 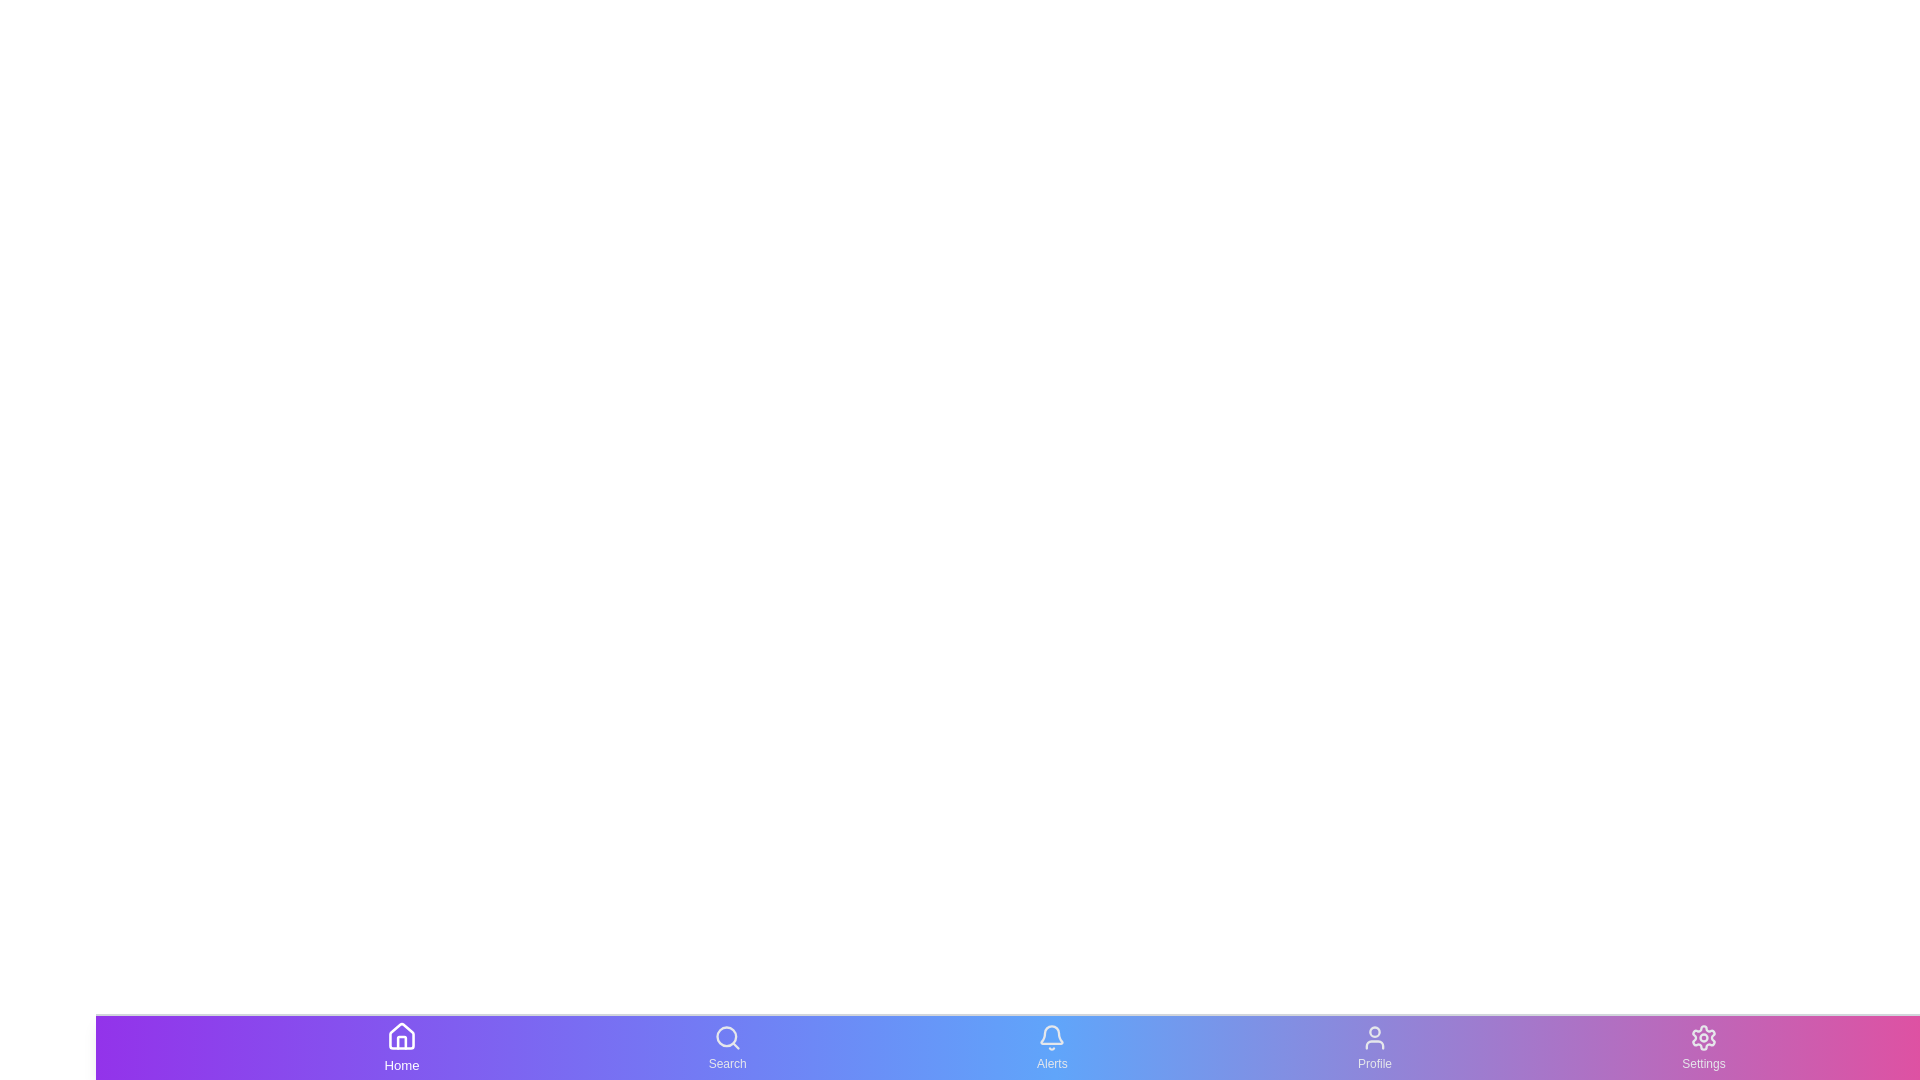 I want to click on the Settings tab in the bottom navigation bar, so click(x=1703, y=1047).